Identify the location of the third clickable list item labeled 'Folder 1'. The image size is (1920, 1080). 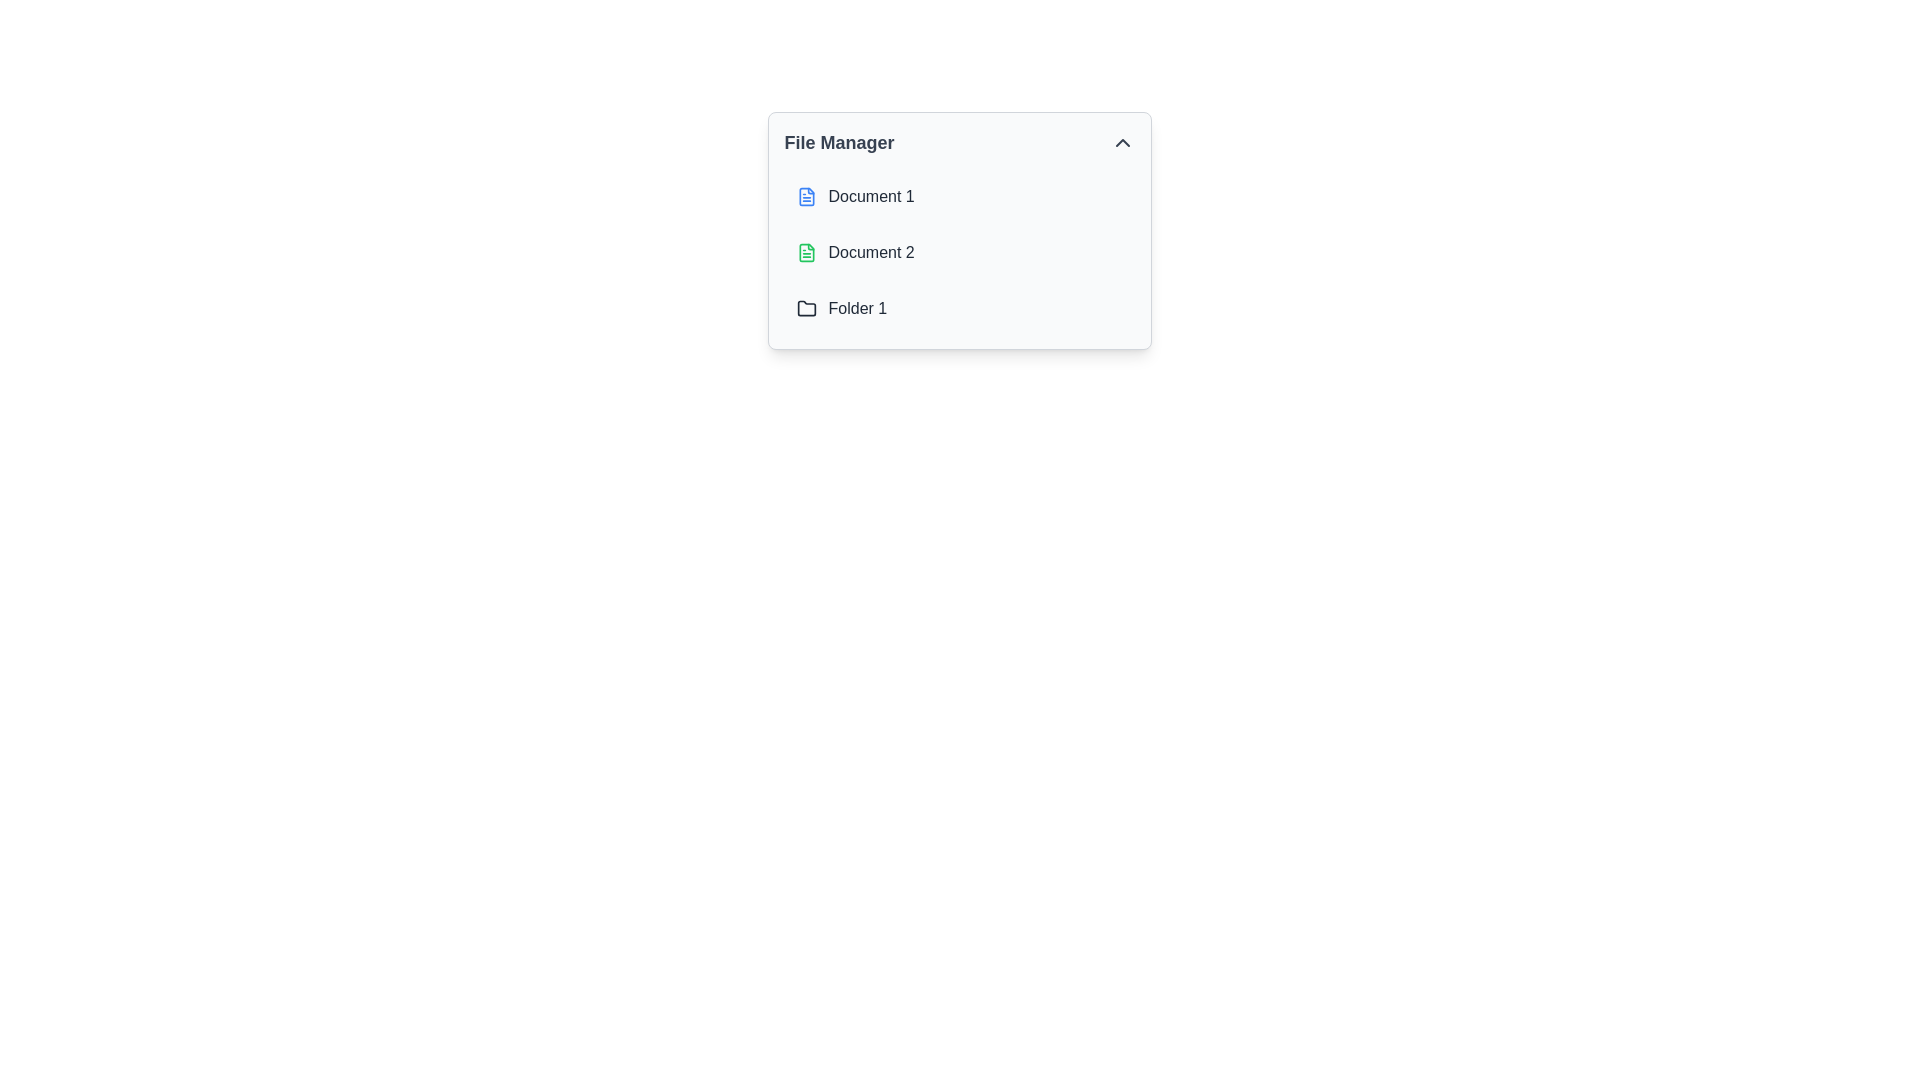
(958, 308).